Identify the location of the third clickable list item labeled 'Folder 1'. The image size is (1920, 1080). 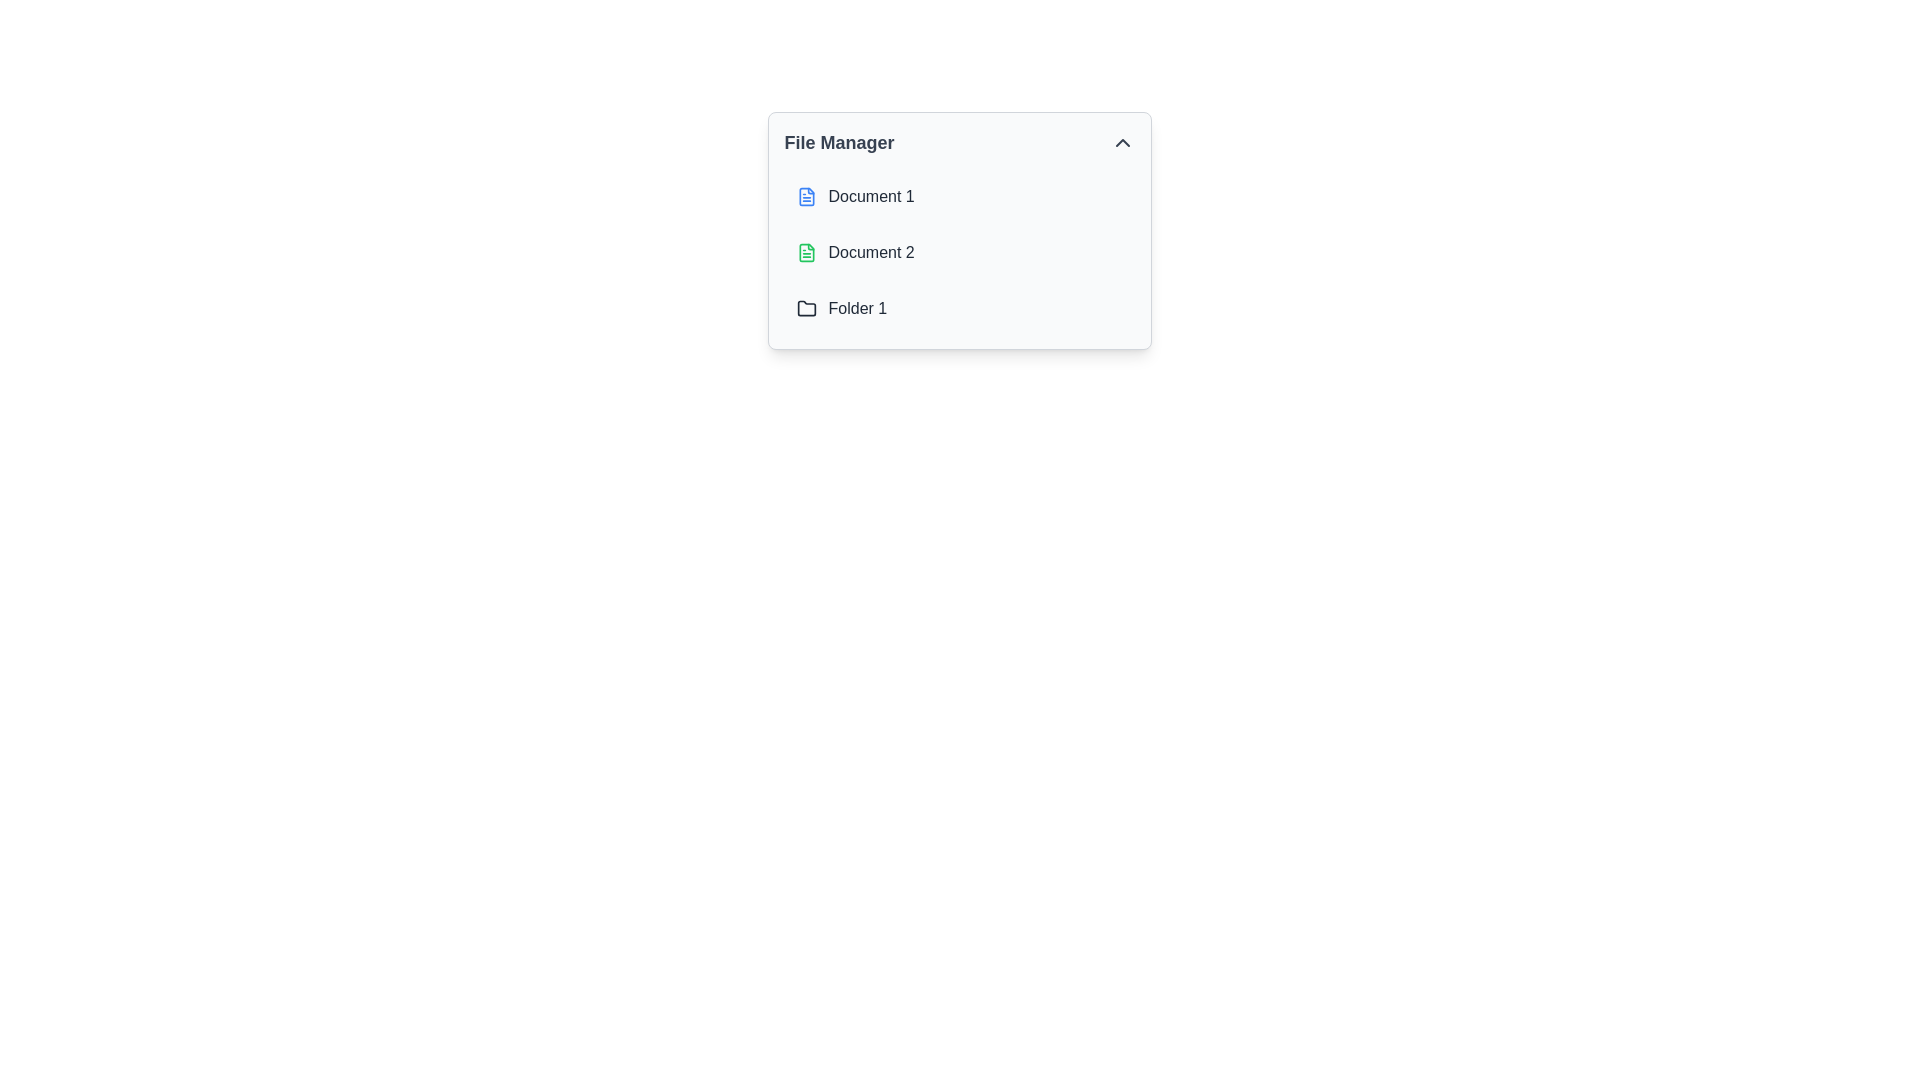
(958, 308).